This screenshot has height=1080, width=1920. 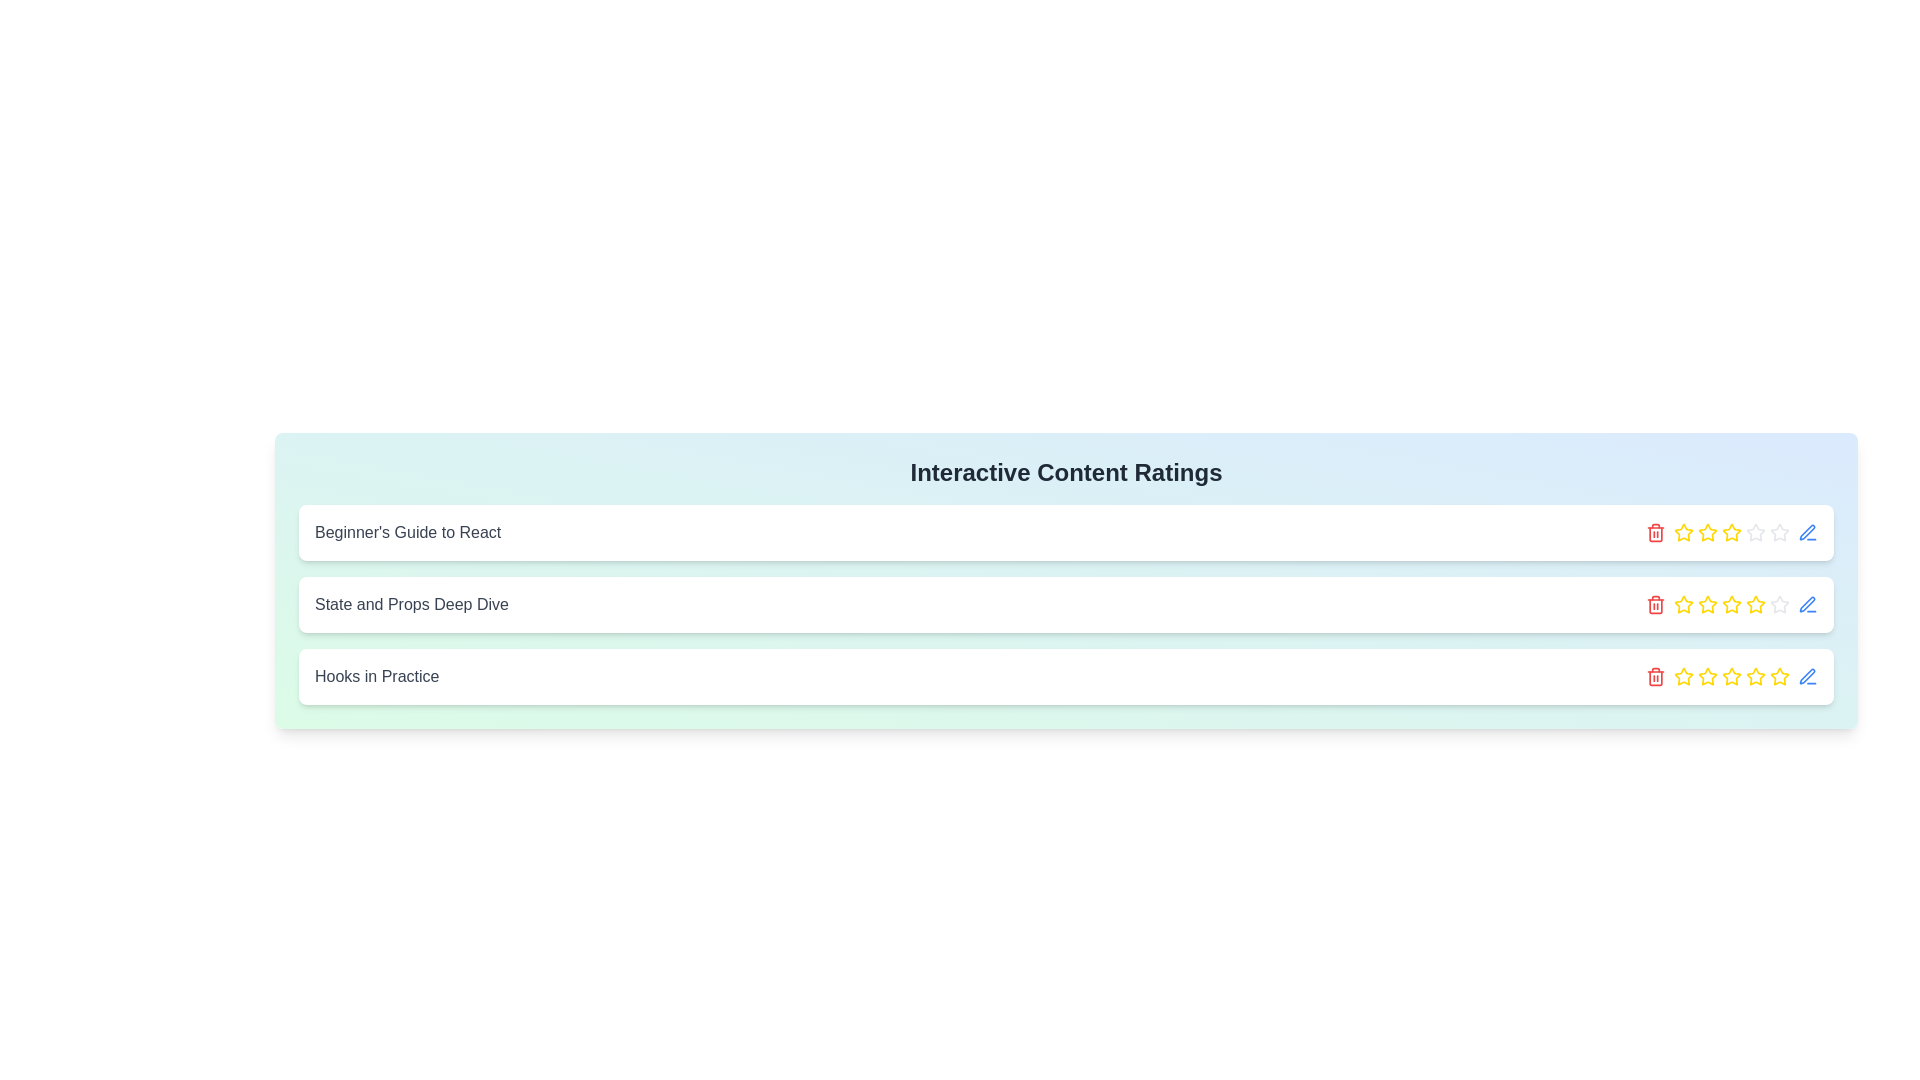 I want to click on the text label that serves as the header or title in the second card of the interactive content ratings list, so click(x=411, y=604).